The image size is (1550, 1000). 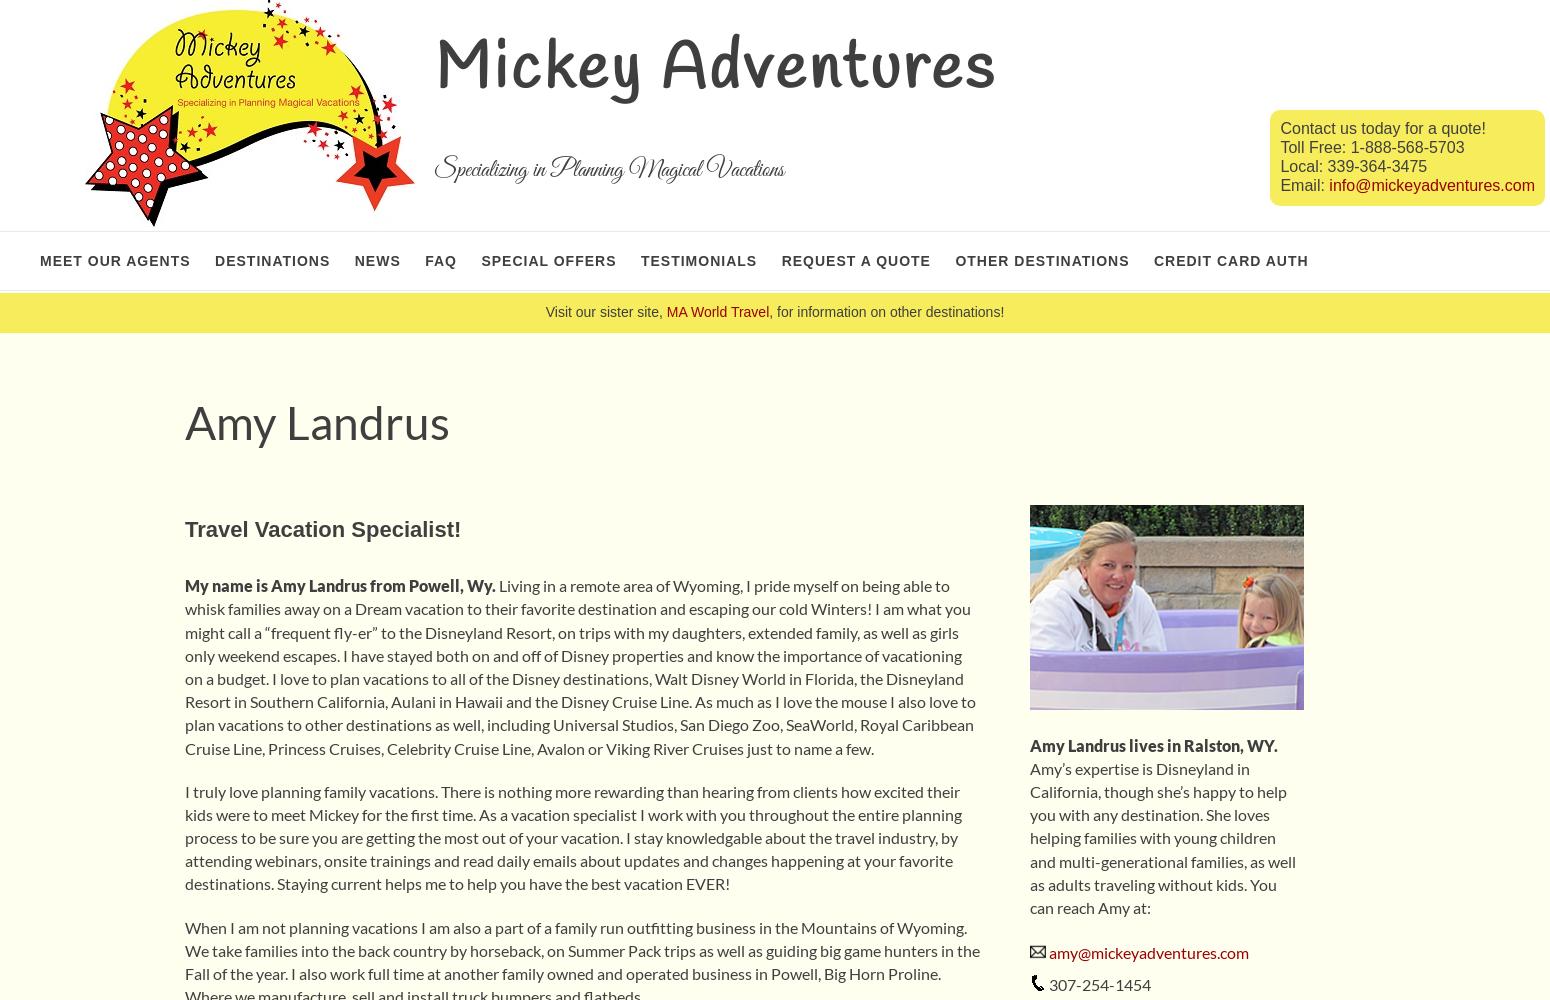 What do you see at coordinates (1045, 983) in the screenshot?
I see `'307-254-1454'` at bounding box center [1045, 983].